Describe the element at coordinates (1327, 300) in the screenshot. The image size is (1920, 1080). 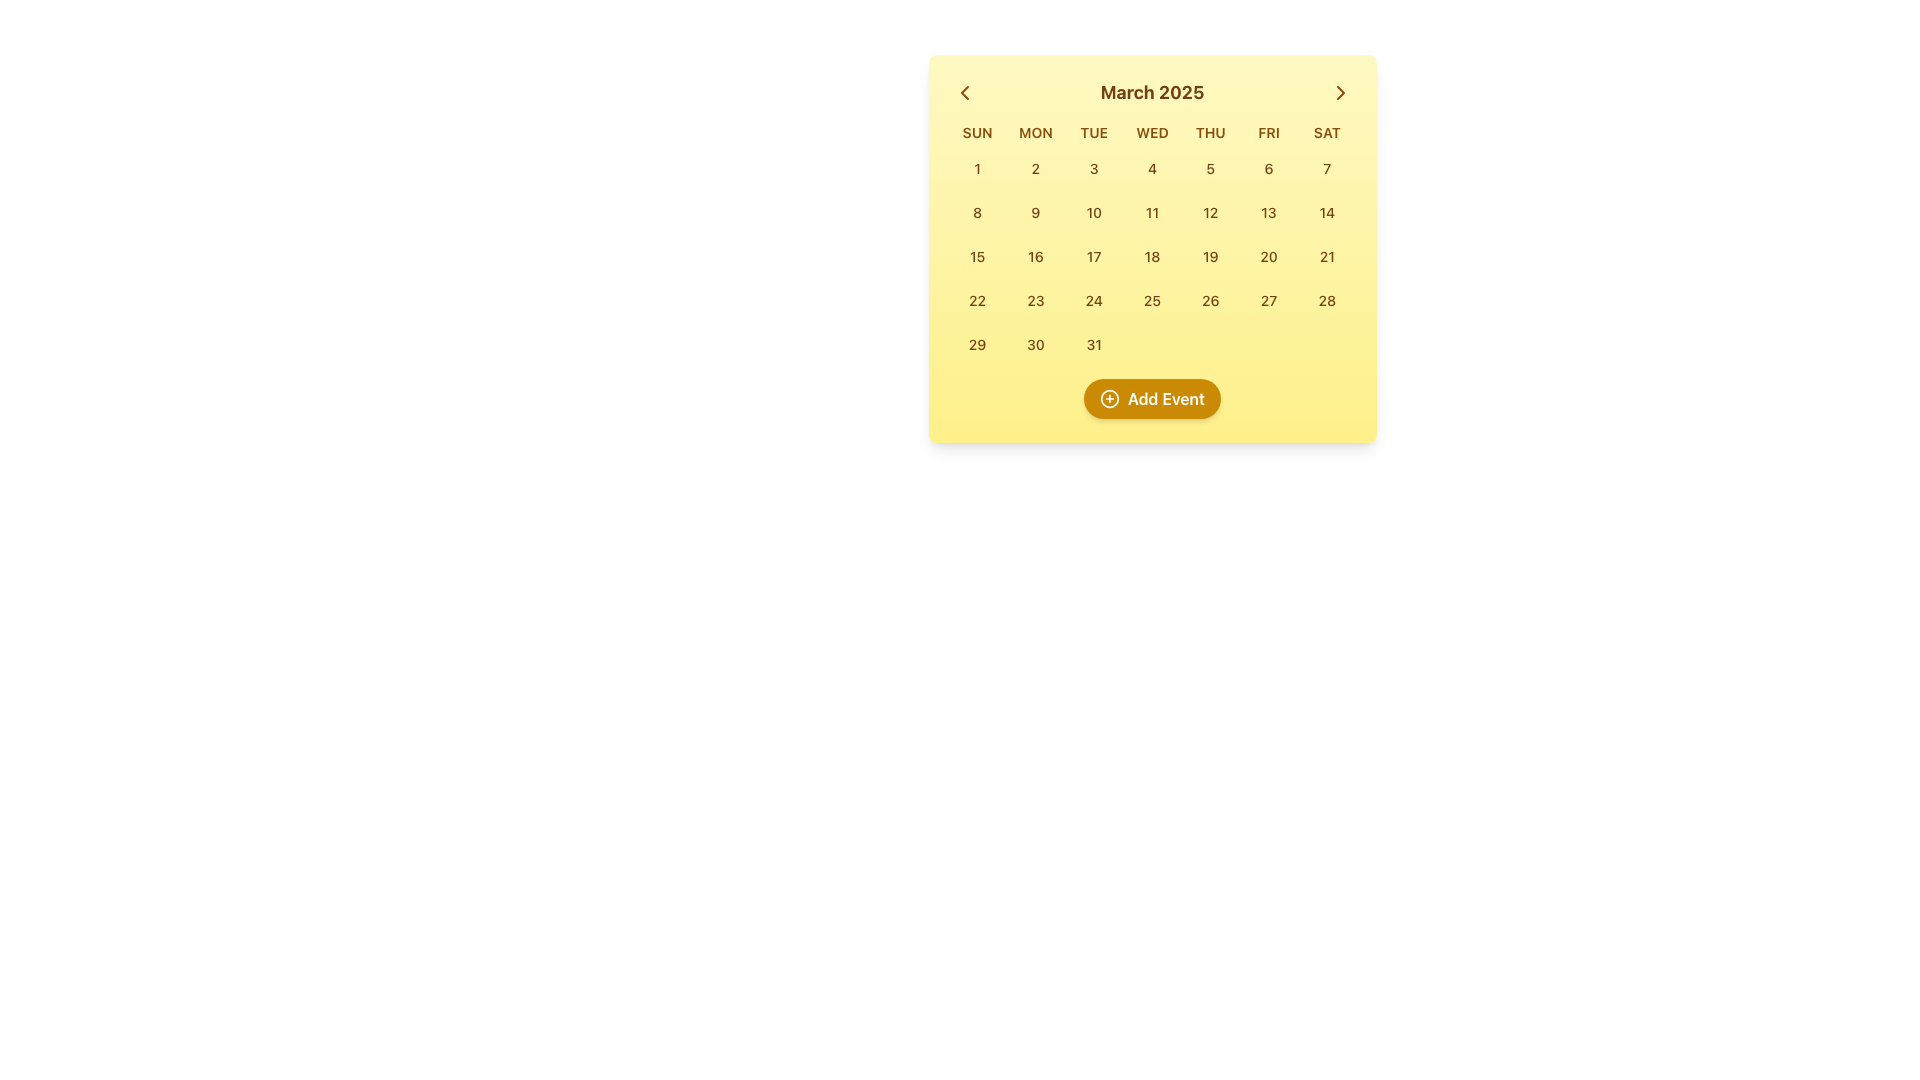
I see `the text label '28' inside the date picker` at that location.